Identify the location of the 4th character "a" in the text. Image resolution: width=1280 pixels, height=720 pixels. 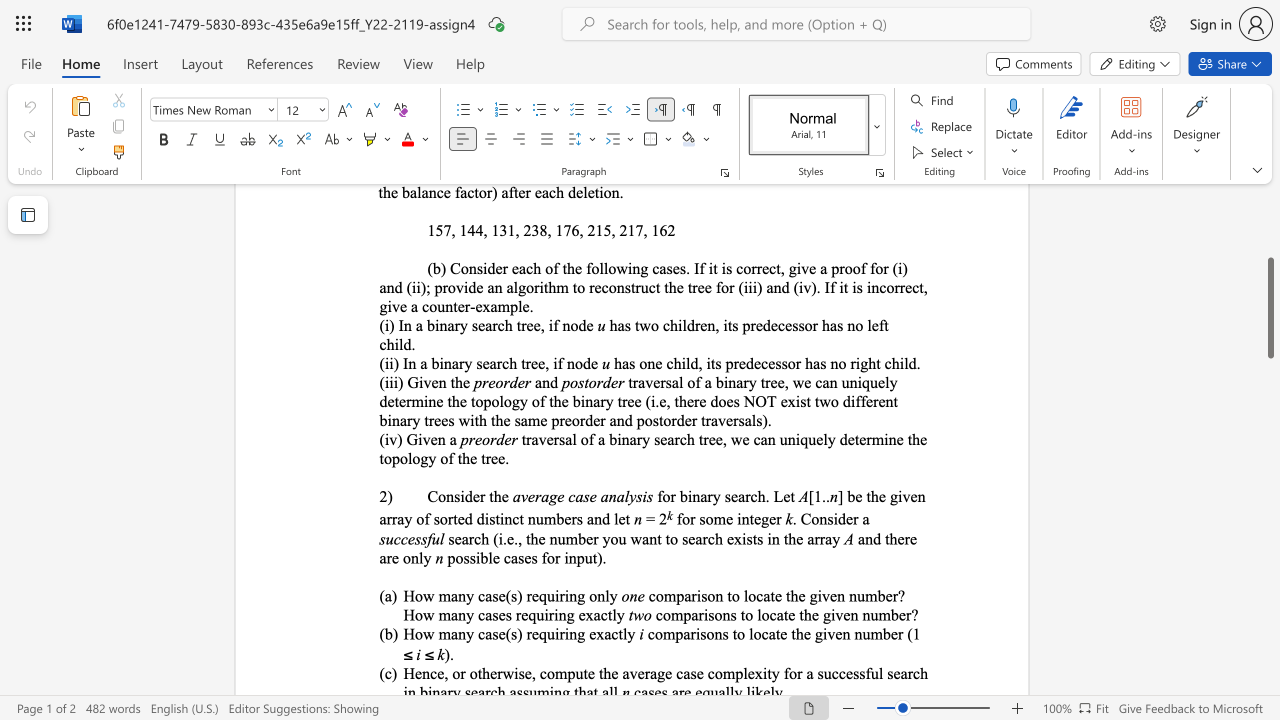
(603, 495).